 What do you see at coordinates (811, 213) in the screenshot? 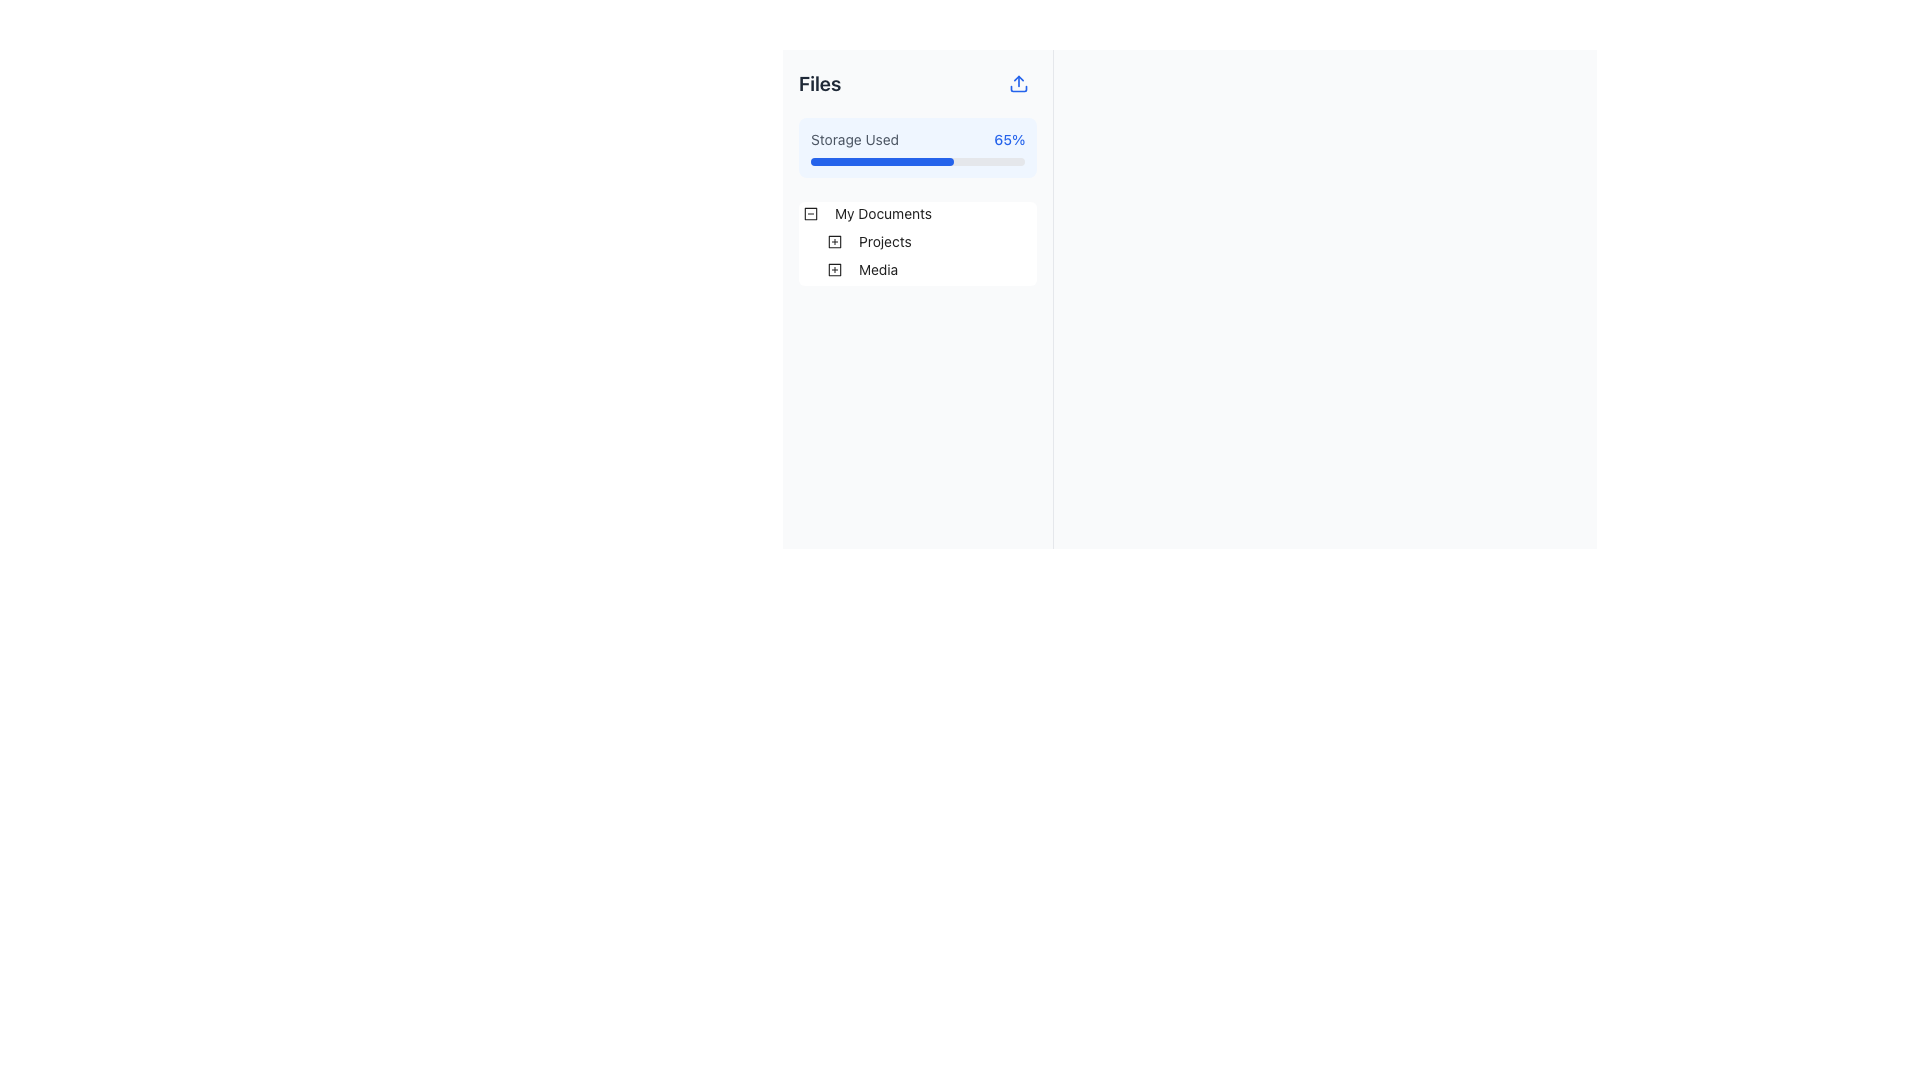
I see `the collapse button icon located at the top-left corner of the 'My Documents' section in the file tree` at bounding box center [811, 213].